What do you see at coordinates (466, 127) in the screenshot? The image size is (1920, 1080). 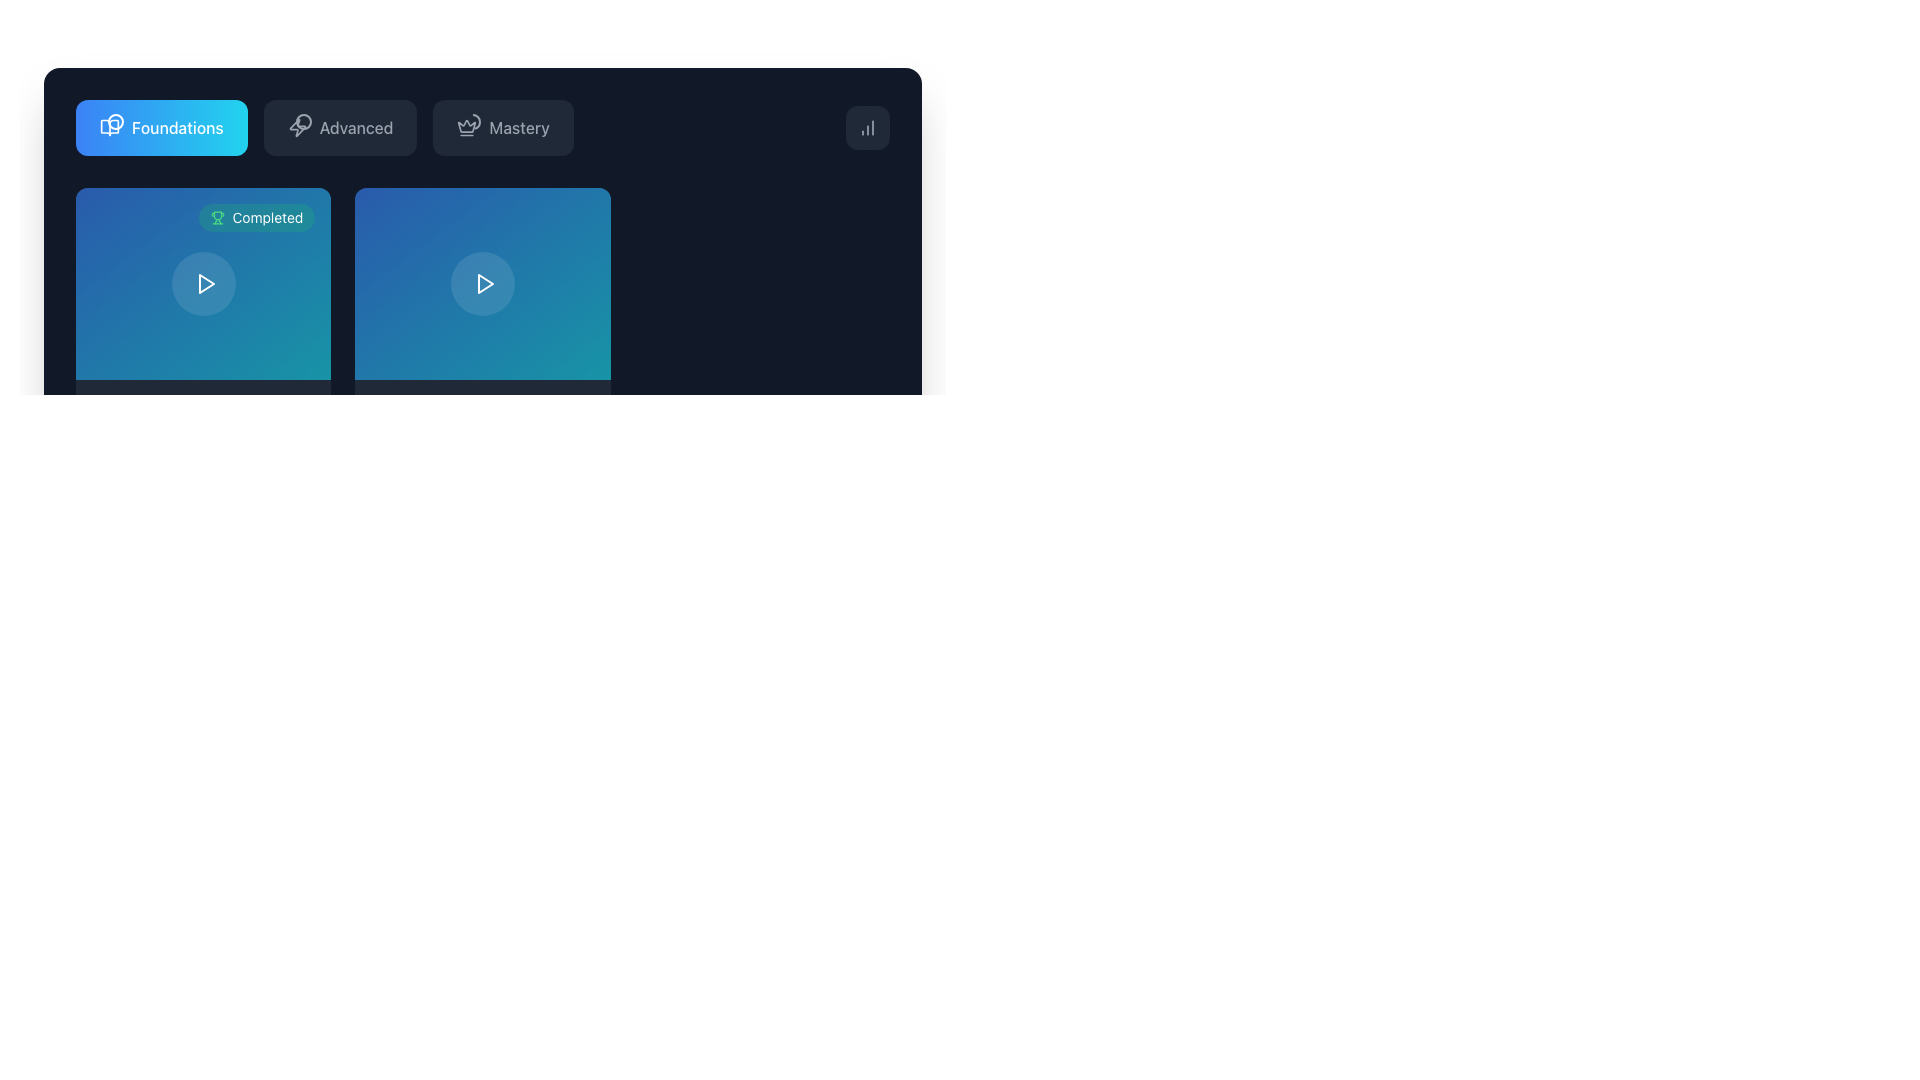 I see `the 'Mastery' icon located` at bounding box center [466, 127].